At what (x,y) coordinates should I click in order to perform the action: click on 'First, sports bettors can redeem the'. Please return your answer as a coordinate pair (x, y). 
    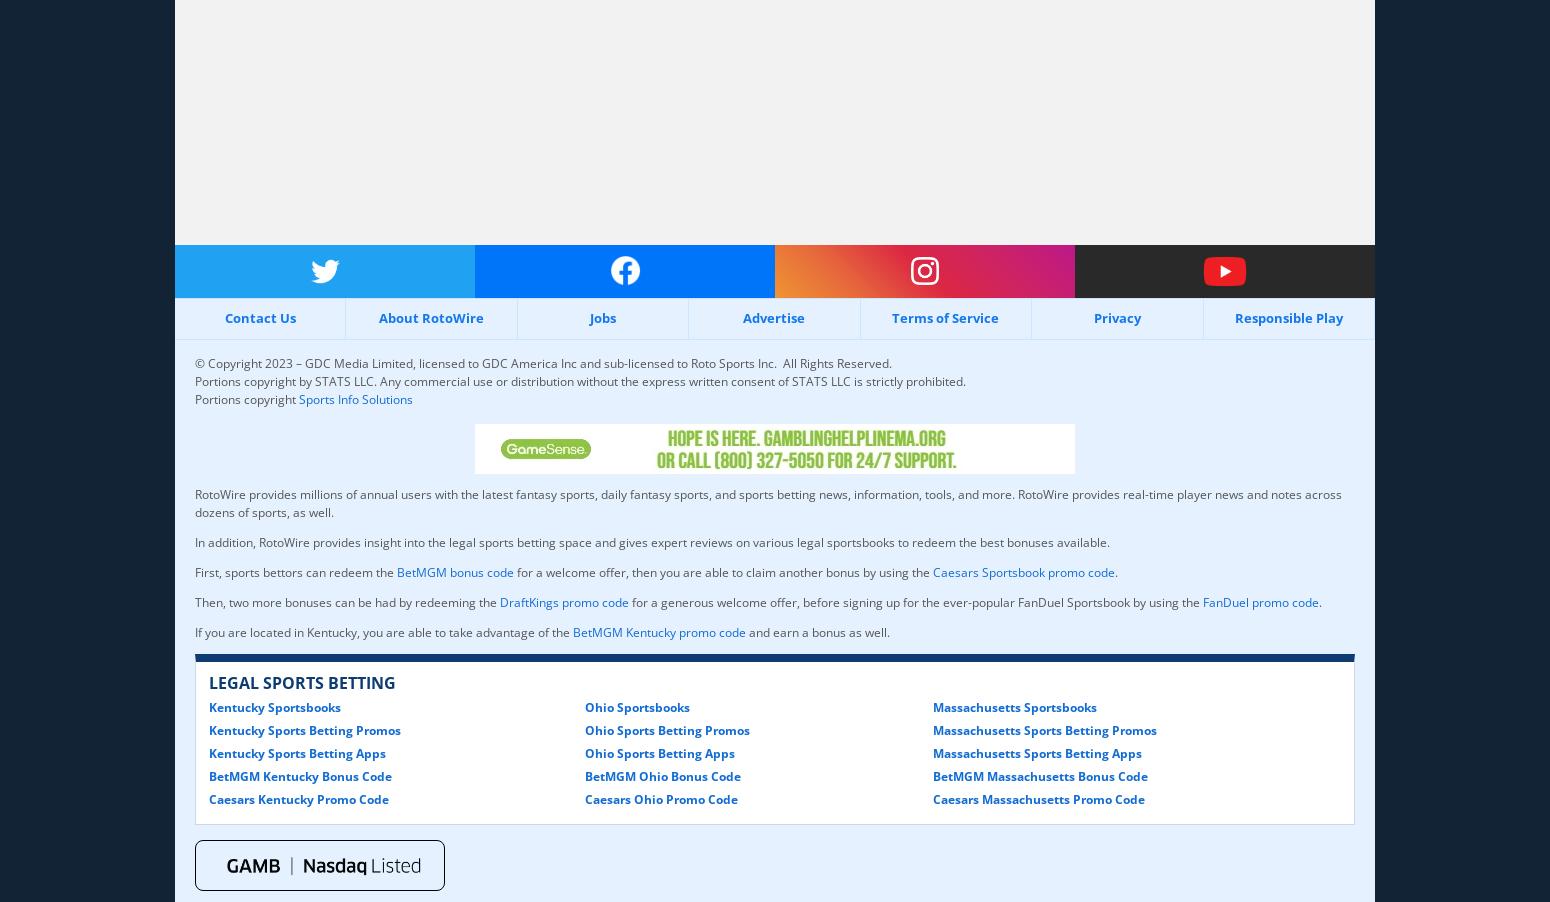
    Looking at the image, I should click on (193, 571).